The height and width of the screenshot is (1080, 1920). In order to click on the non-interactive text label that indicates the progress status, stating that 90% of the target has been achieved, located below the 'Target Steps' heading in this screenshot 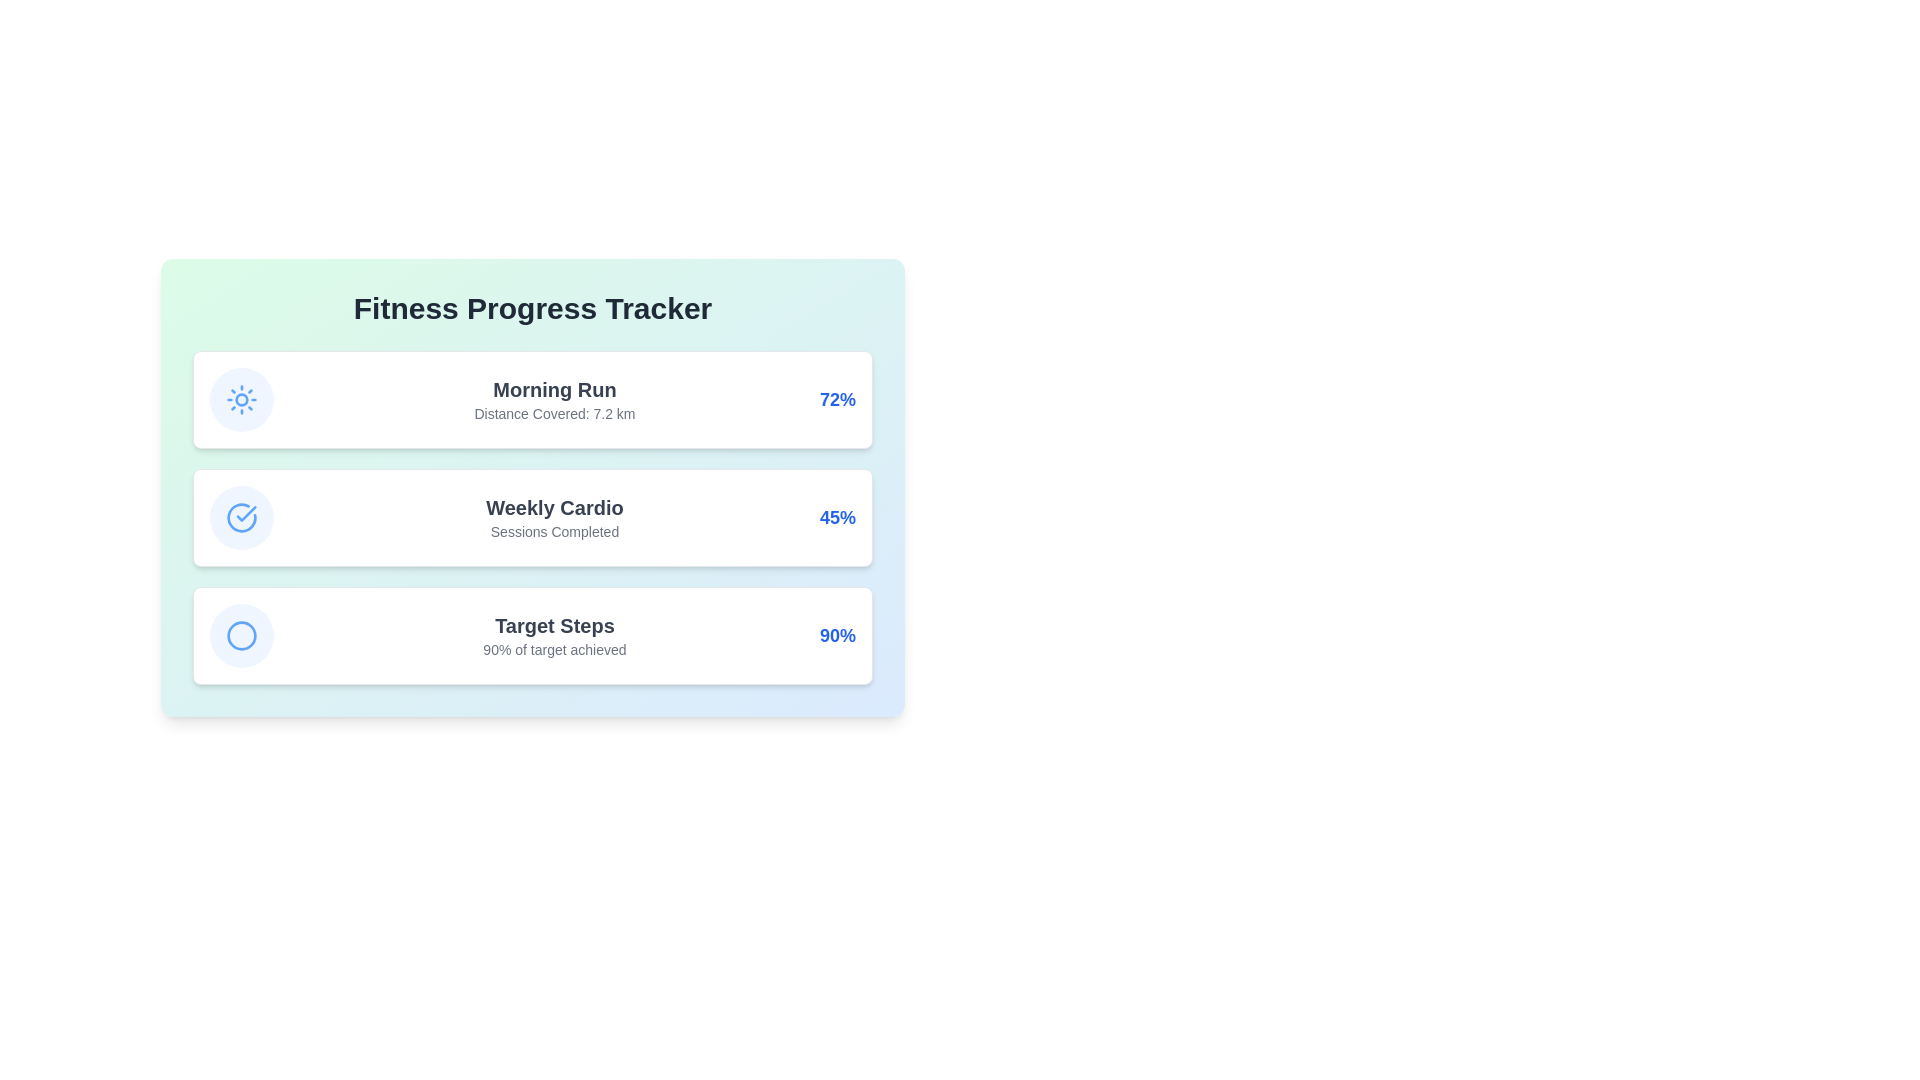, I will do `click(555, 650)`.